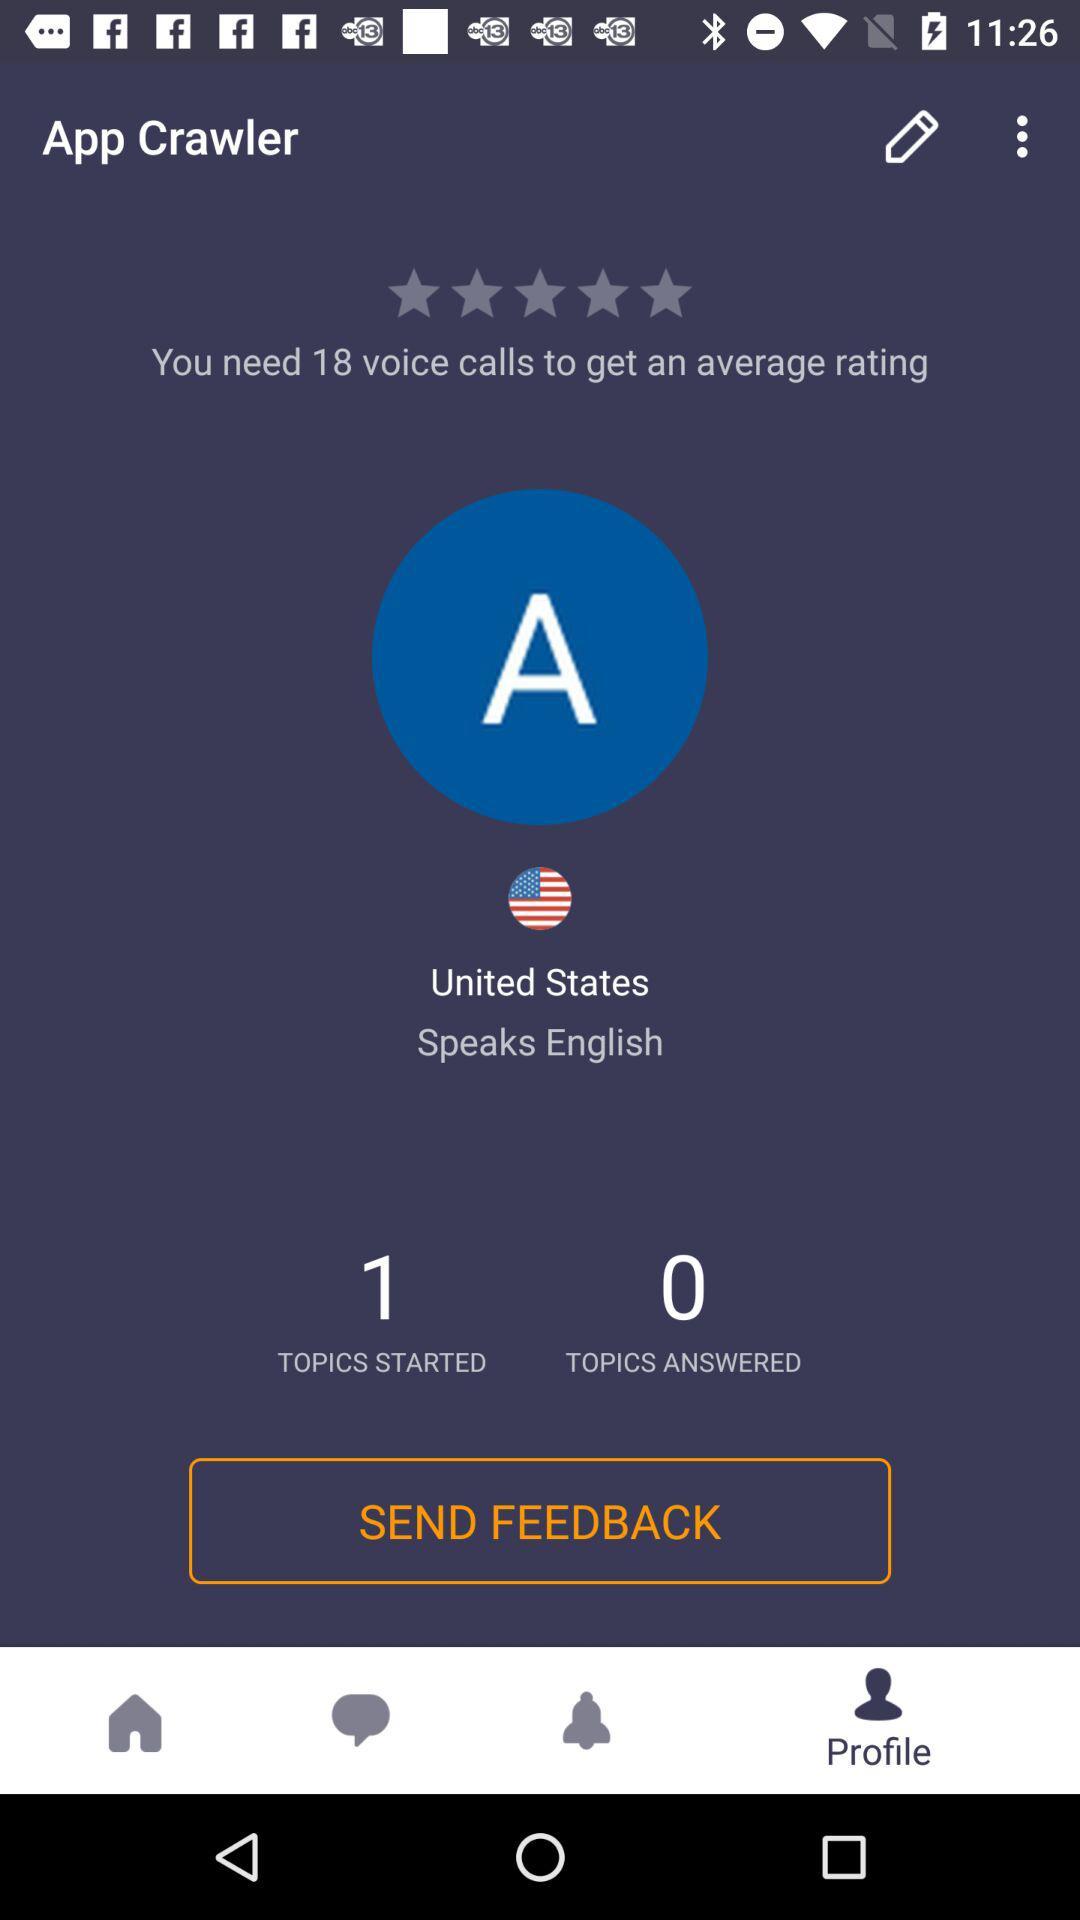 The width and height of the screenshot is (1080, 1920). Describe the element at coordinates (1027, 135) in the screenshot. I see `the icon above you need 18 icon` at that location.